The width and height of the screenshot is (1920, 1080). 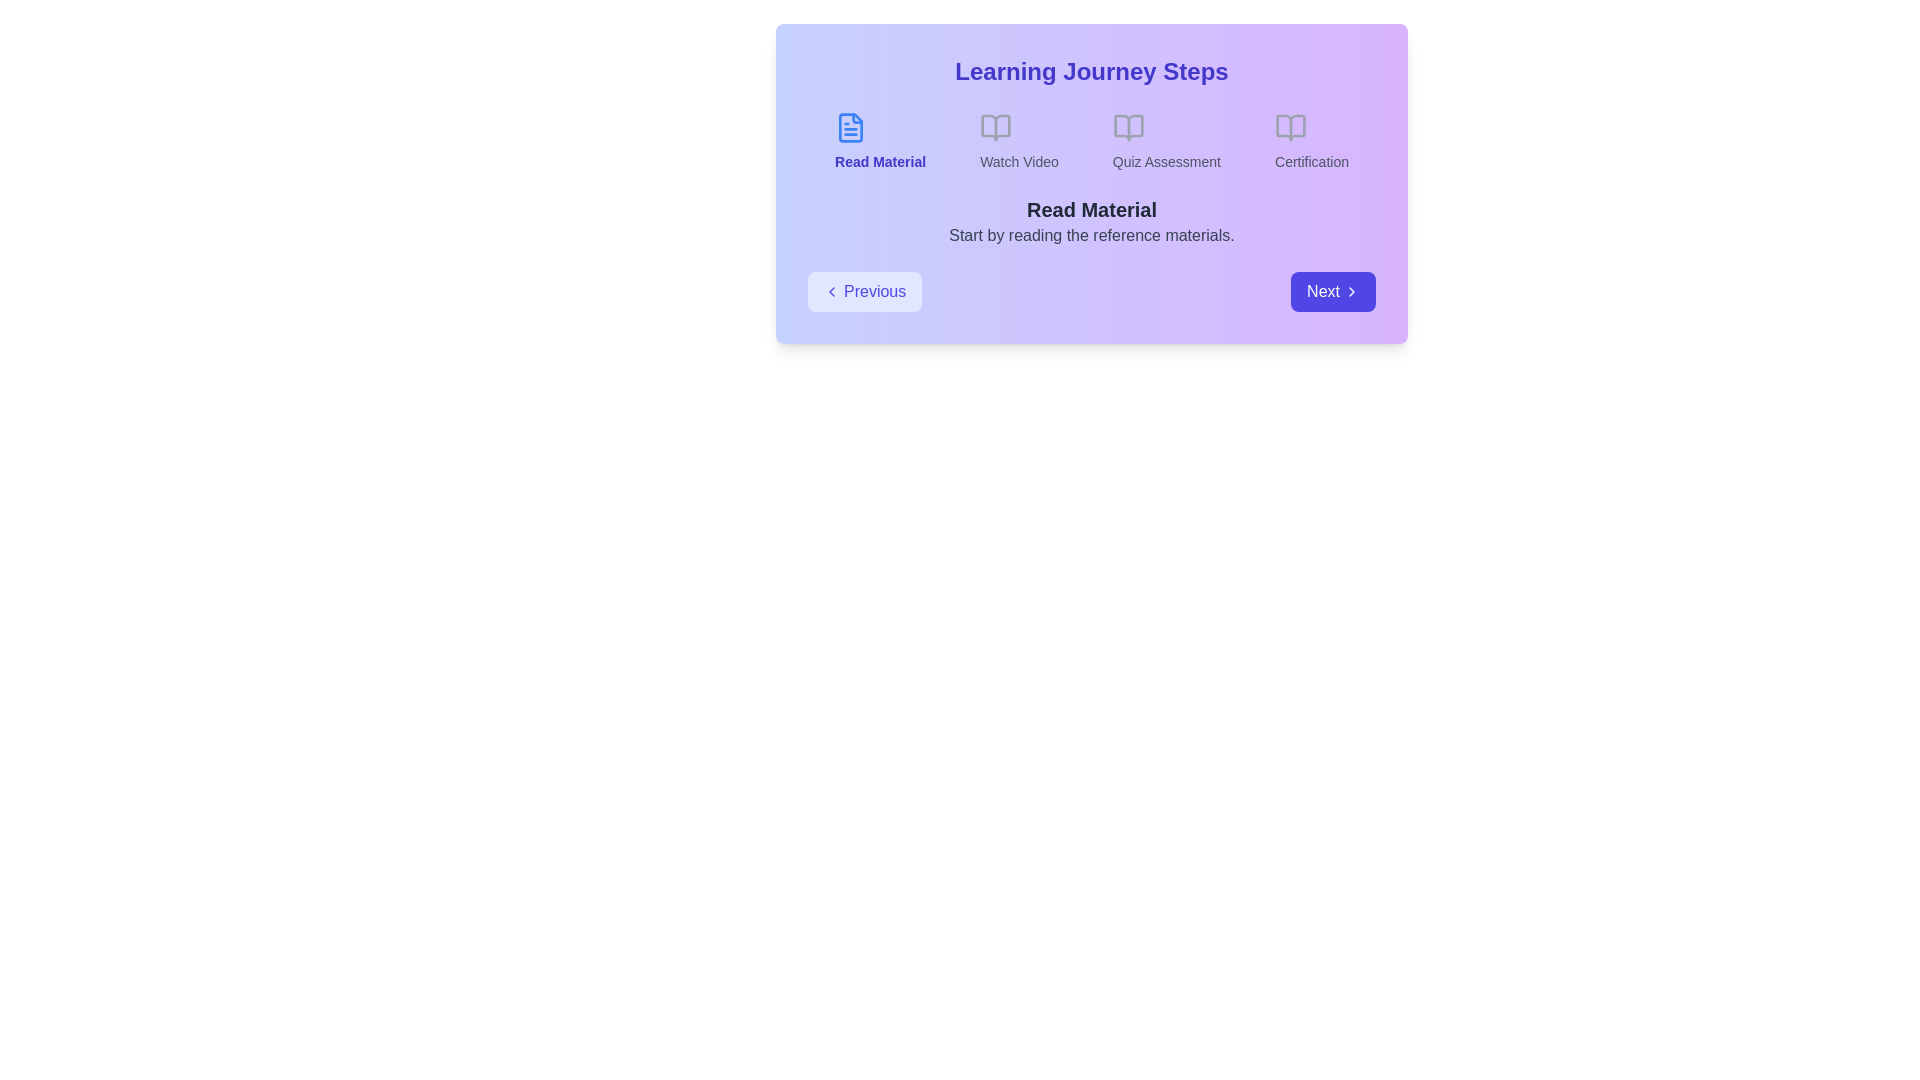 What do you see at coordinates (831, 292) in the screenshot?
I see `the 'Previous' button's arrow icon, which indicates the functionality to navigate to the prior step or page, located at the bottom-left corner of the card area` at bounding box center [831, 292].